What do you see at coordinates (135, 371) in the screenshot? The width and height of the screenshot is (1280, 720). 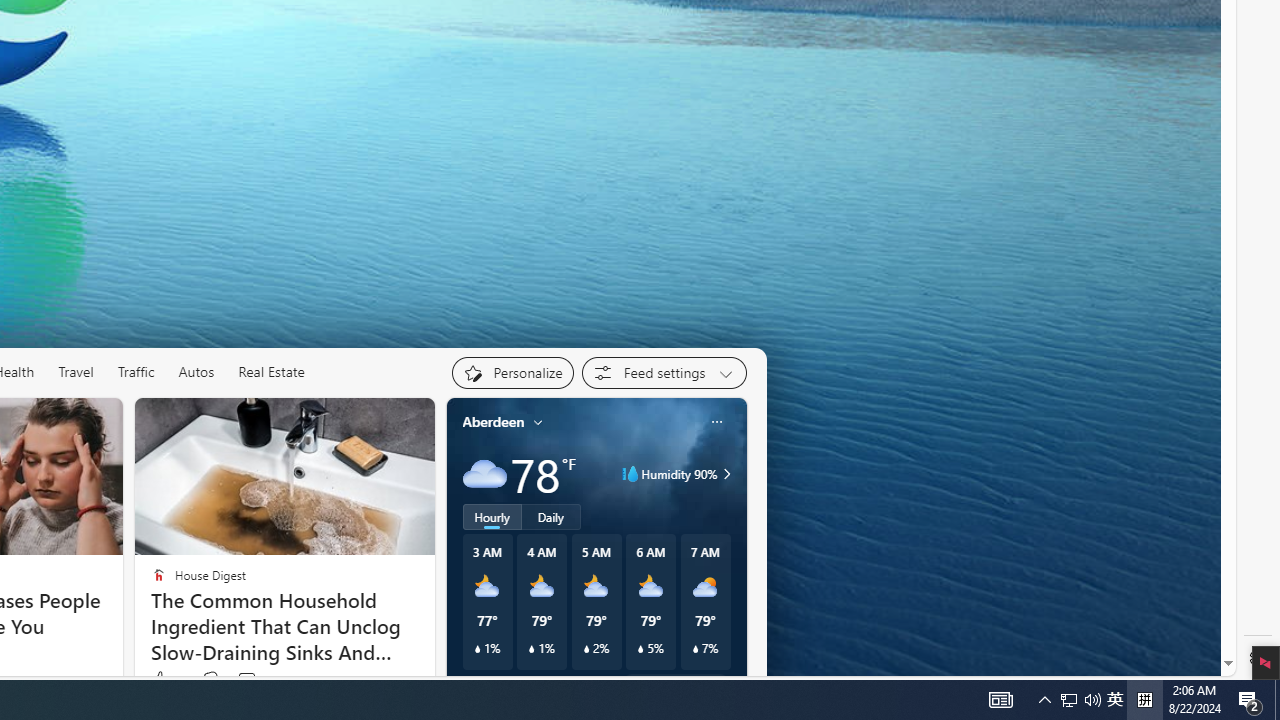 I see `'Traffic'` at bounding box center [135, 371].